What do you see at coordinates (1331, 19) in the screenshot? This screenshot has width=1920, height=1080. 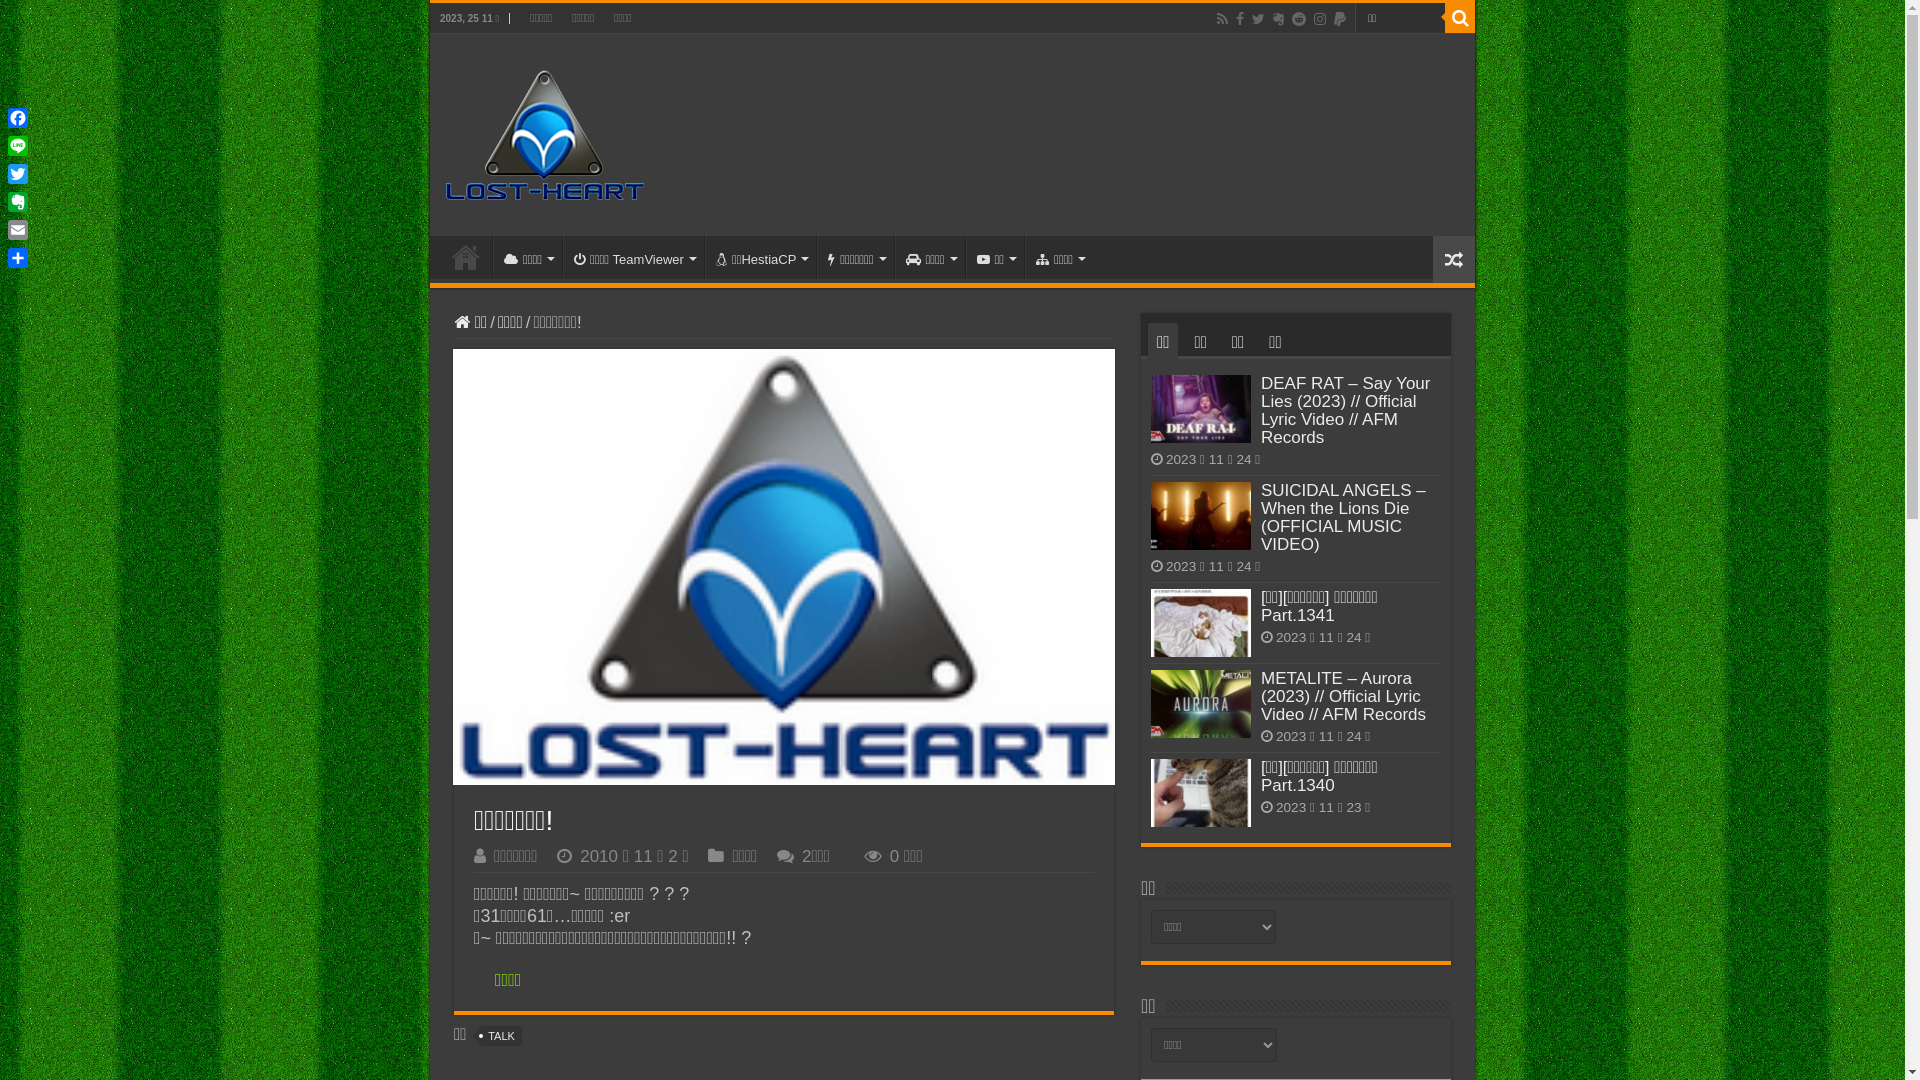 I see `'paypal'` at bounding box center [1331, 19].